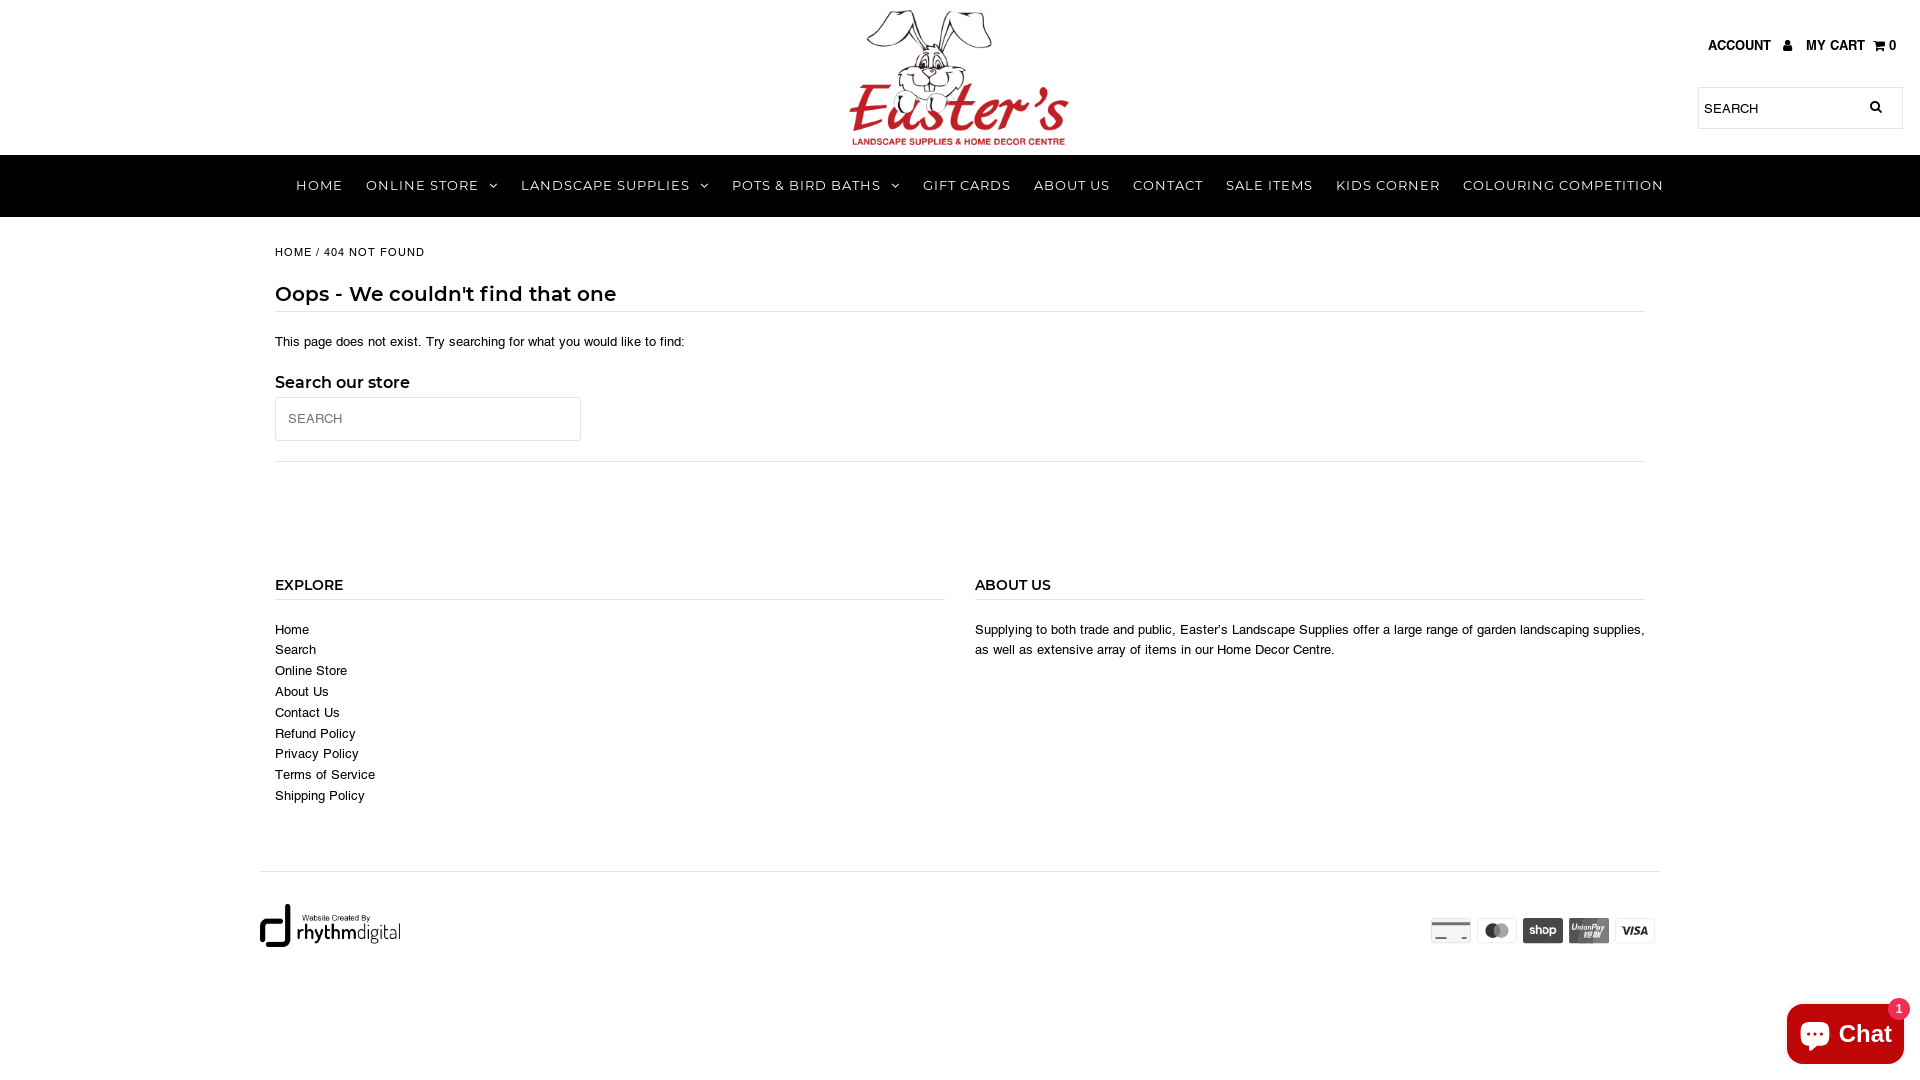 This screenshot has height=1080, width=1920. What do you see at coordinates (273, 628) in the screenshot?
I see `'Home'` at bounding box center [273, 628].